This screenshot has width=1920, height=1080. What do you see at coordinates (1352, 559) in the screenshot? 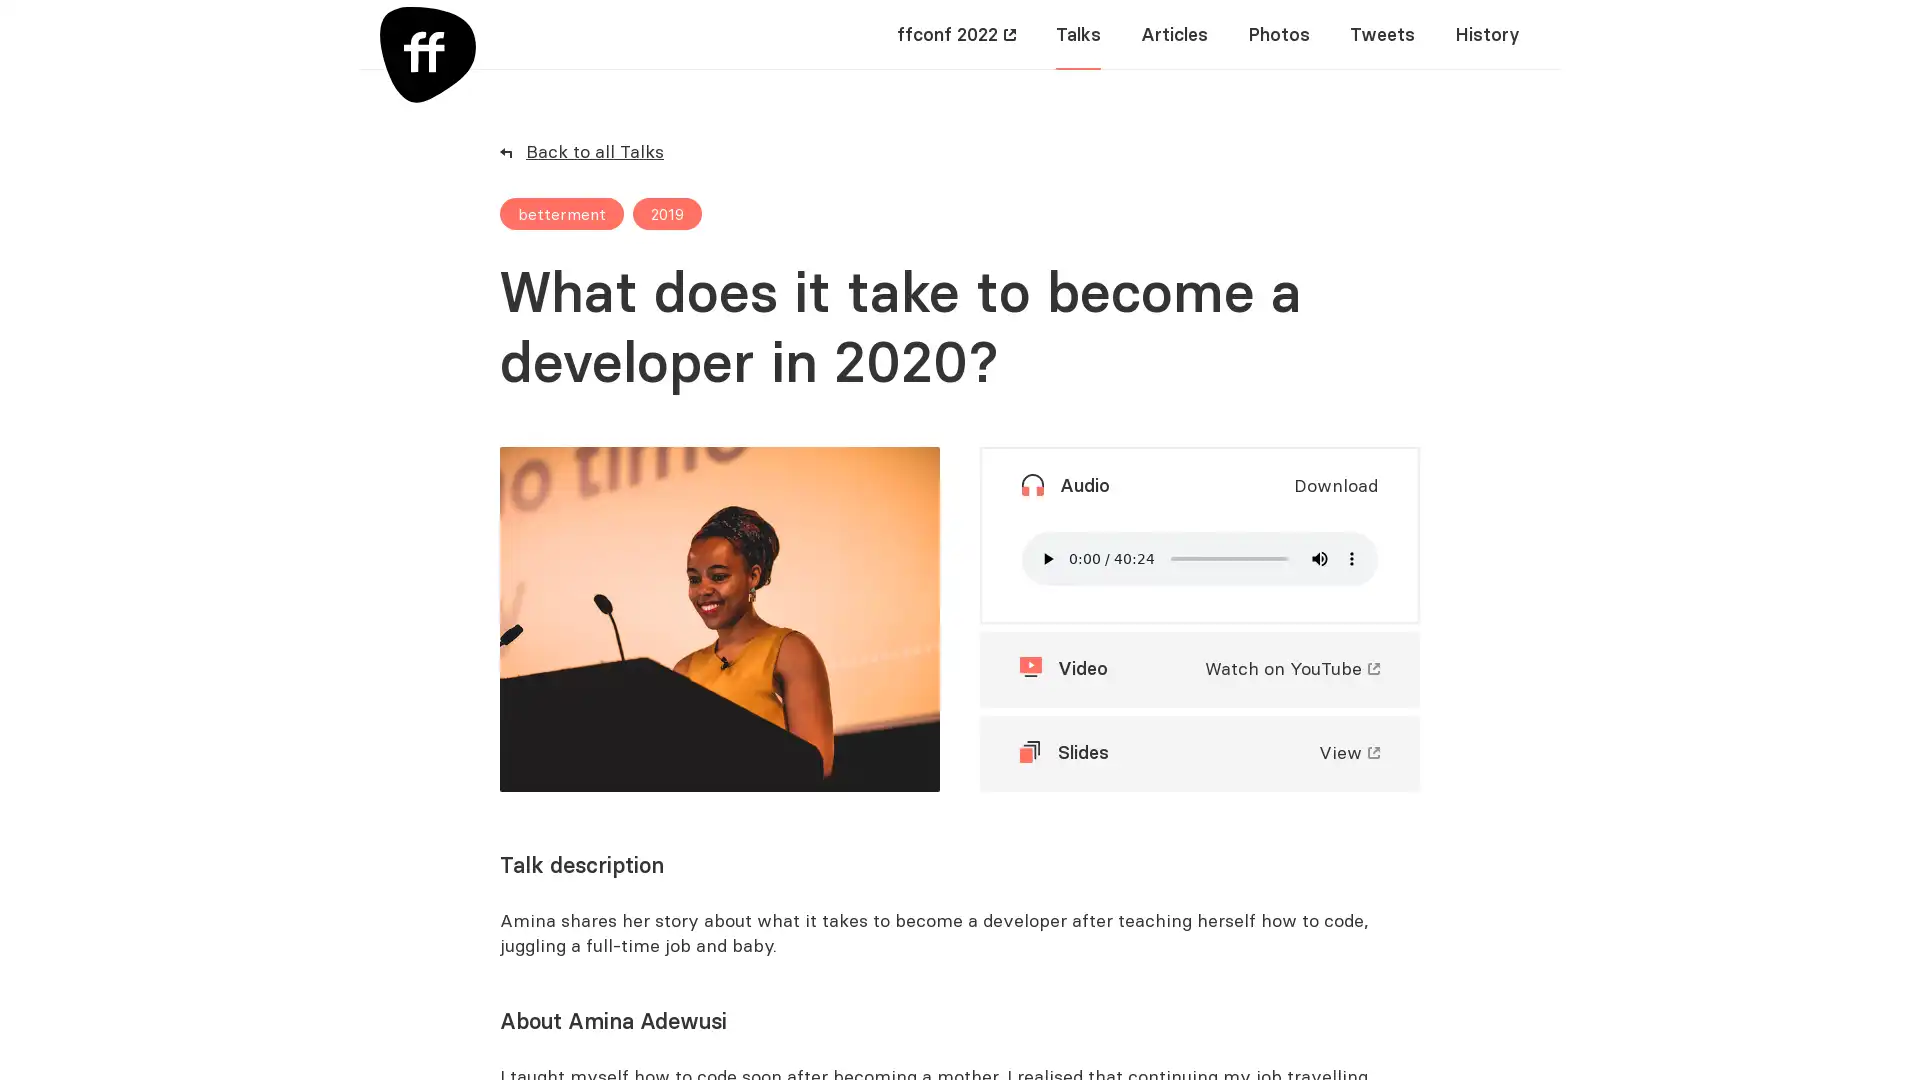
I see `show more media controls` at bounding box center [1352, 559].